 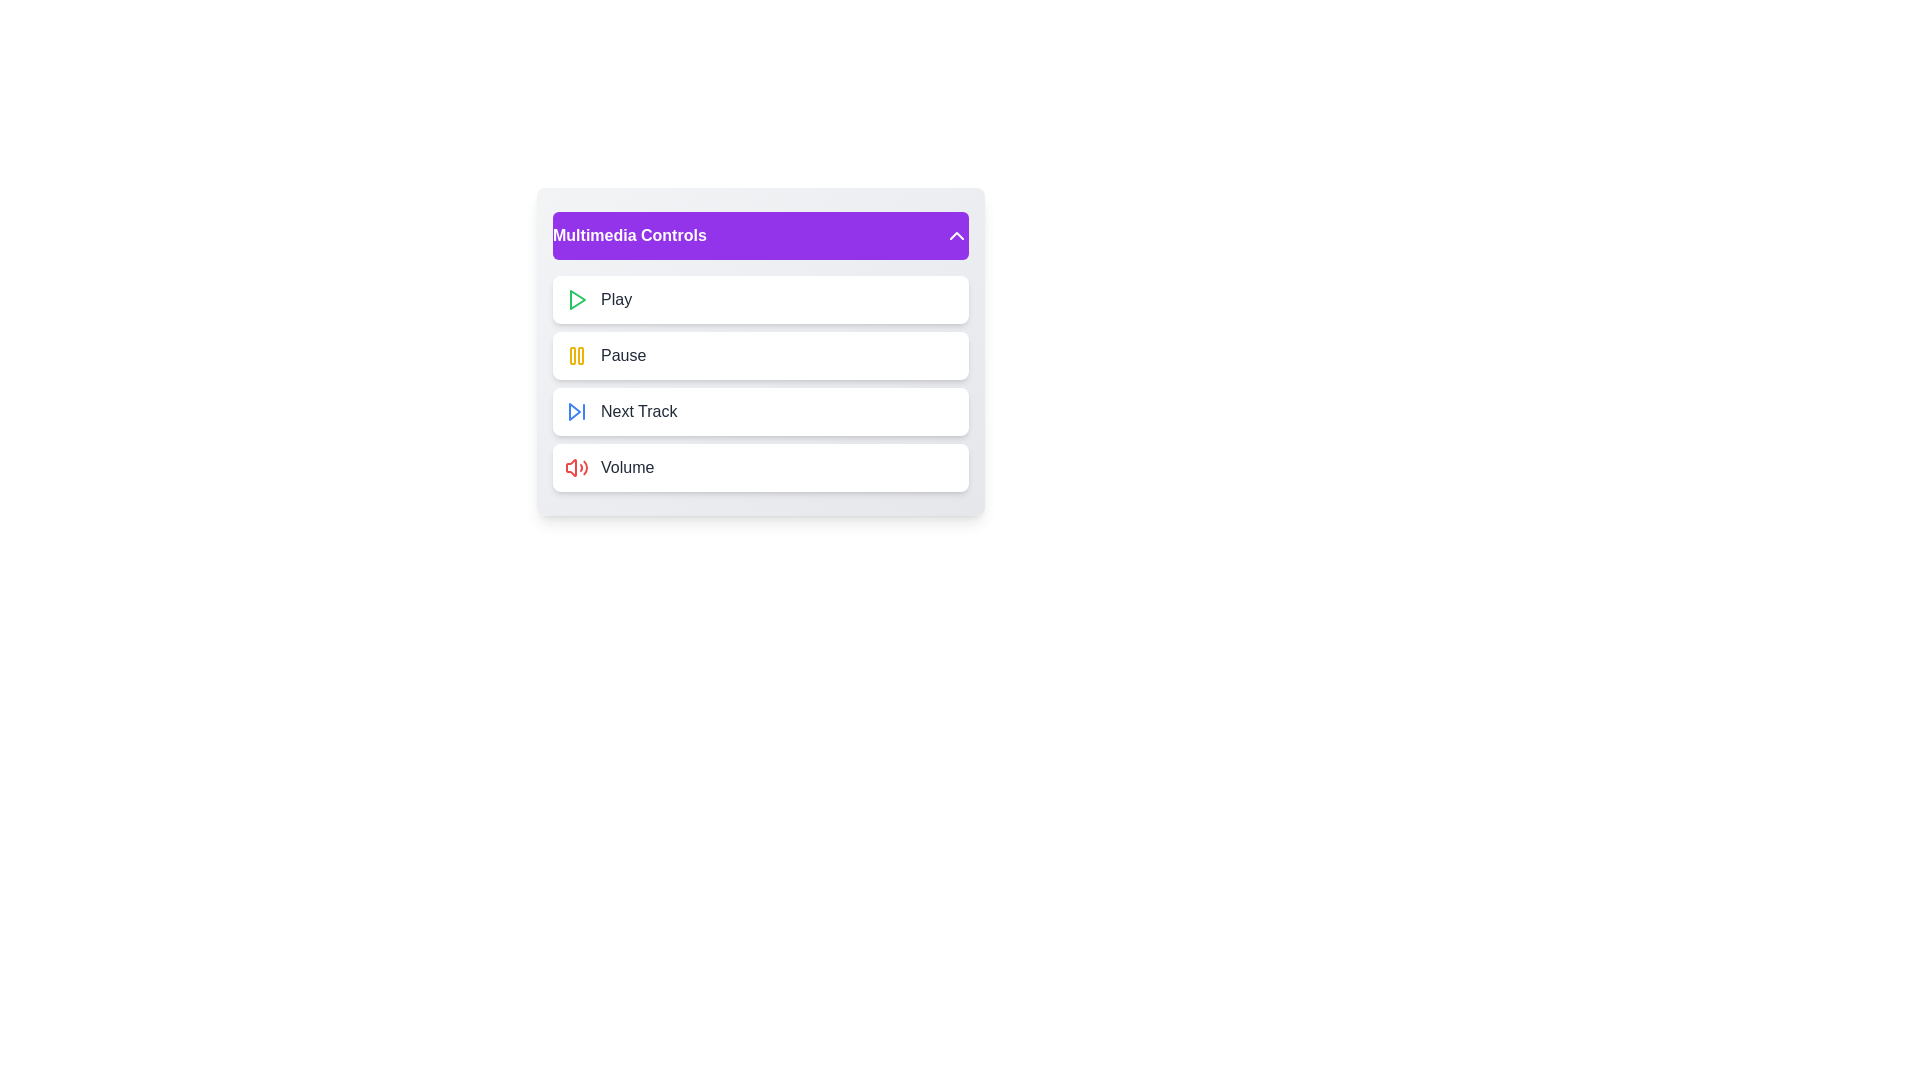 I want to click on the 'Next Track' icon located at the center of the multimedia control panel, which is the third button from the top among four control buttons, so click(x=574, y=411).